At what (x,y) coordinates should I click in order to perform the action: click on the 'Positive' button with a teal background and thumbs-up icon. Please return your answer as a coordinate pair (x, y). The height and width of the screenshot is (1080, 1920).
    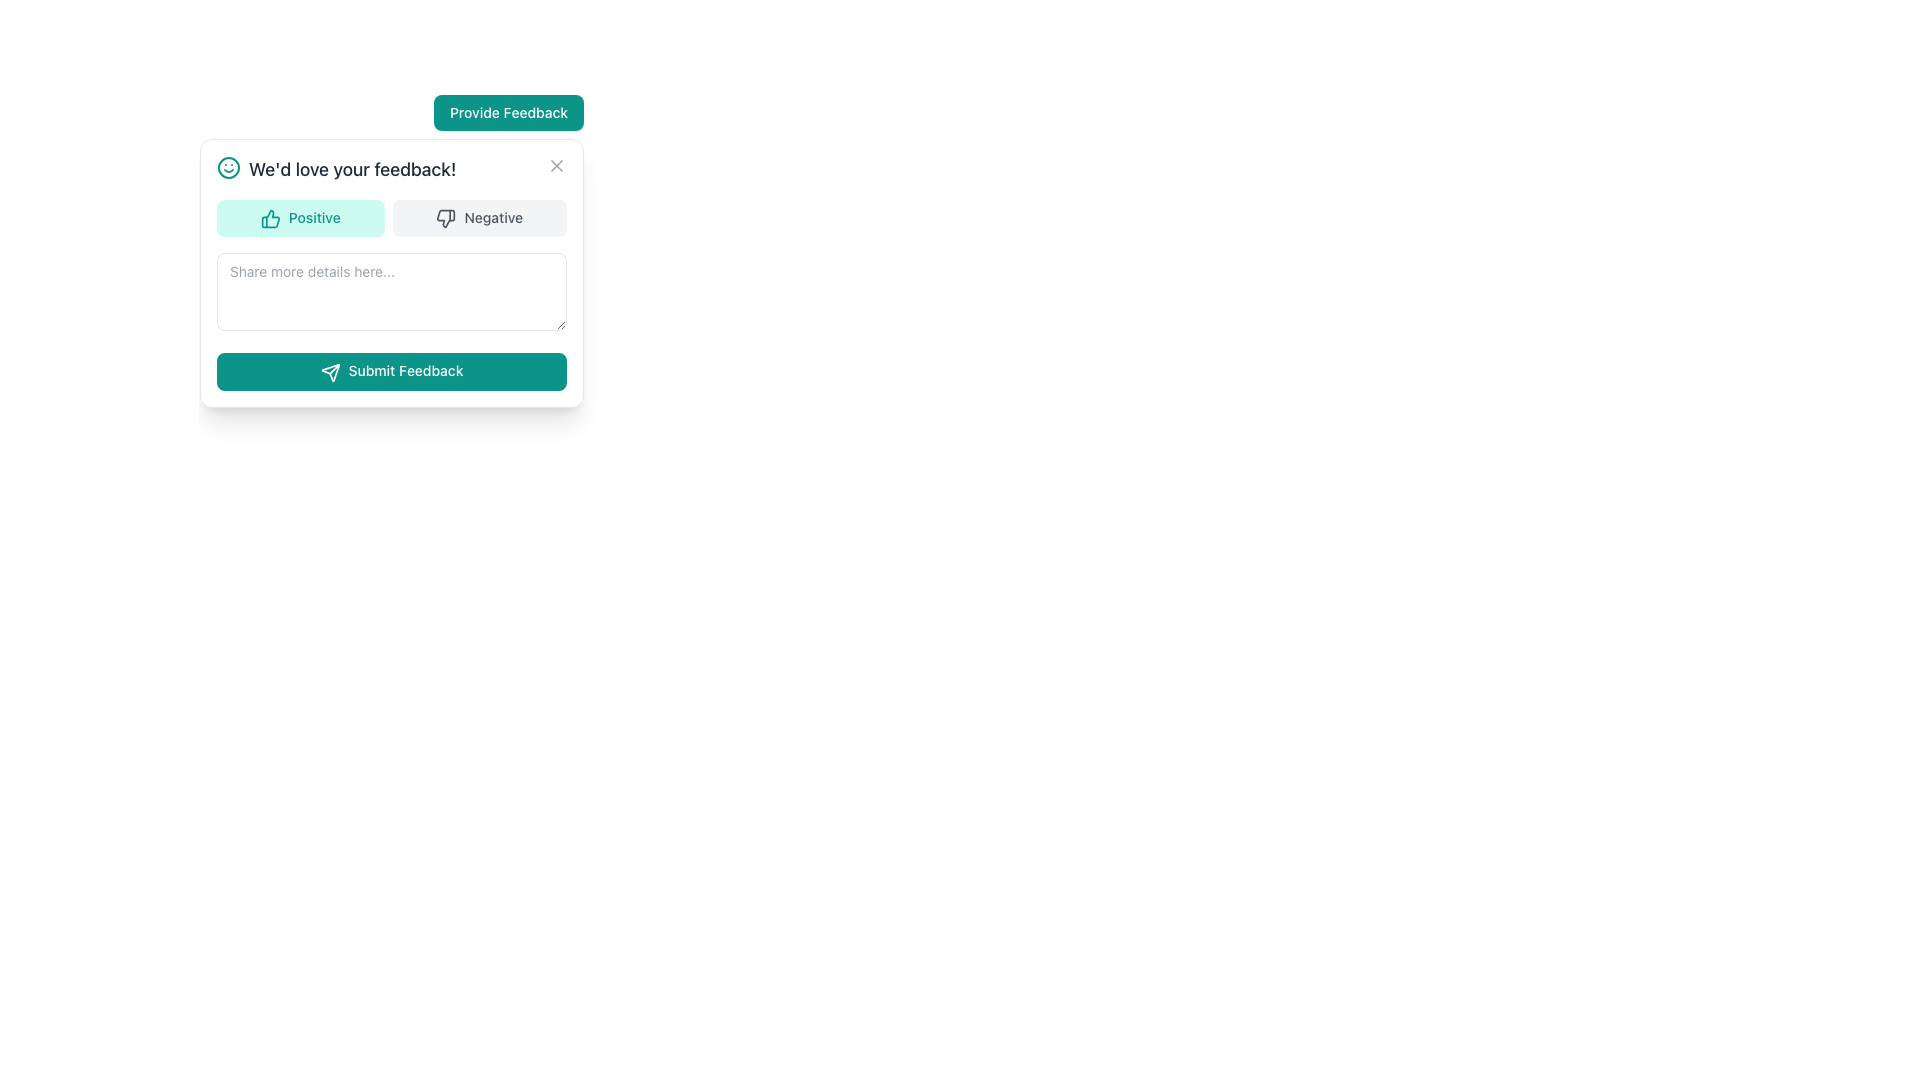
    Looking at the image, I should click on (299, 218).